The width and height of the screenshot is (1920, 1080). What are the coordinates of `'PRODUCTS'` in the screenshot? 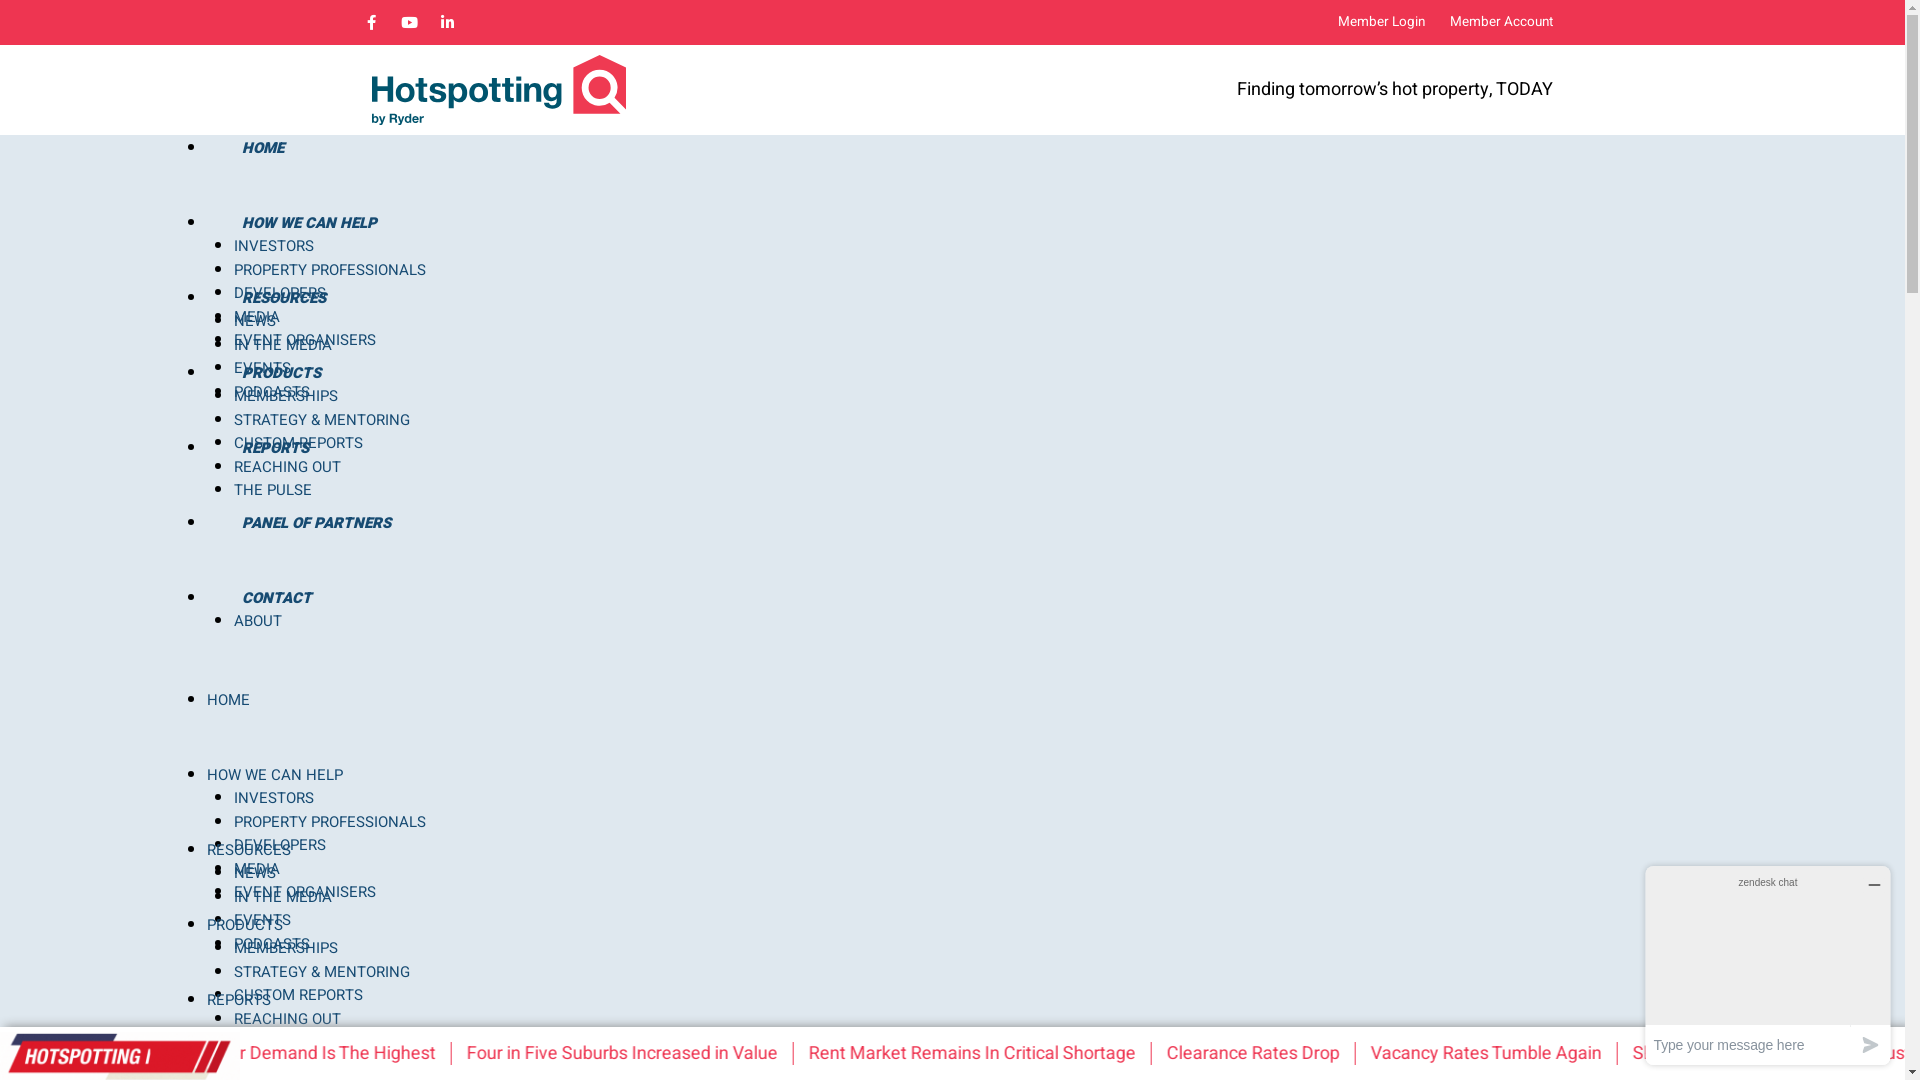 It's located at (279, 373).